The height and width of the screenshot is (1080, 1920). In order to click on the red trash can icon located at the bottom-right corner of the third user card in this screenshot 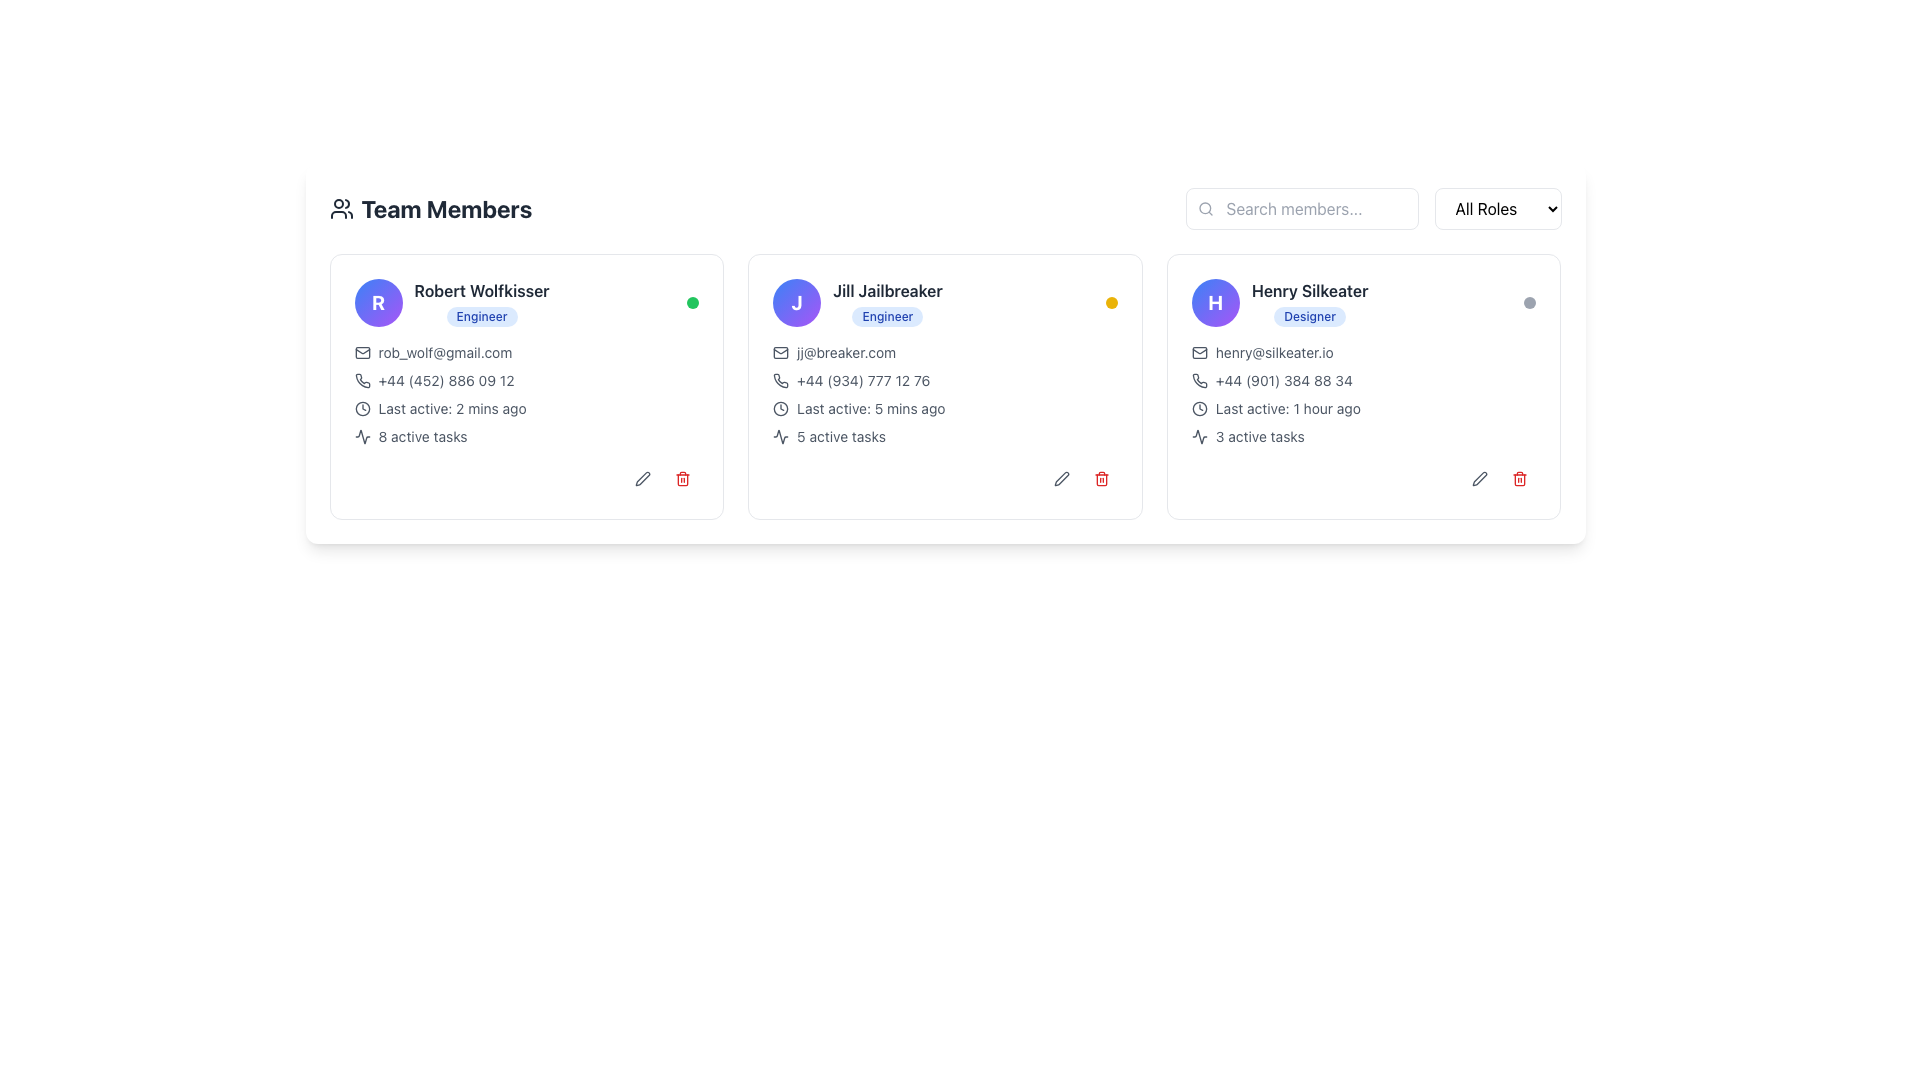, I will do `click(1520, 478)`.